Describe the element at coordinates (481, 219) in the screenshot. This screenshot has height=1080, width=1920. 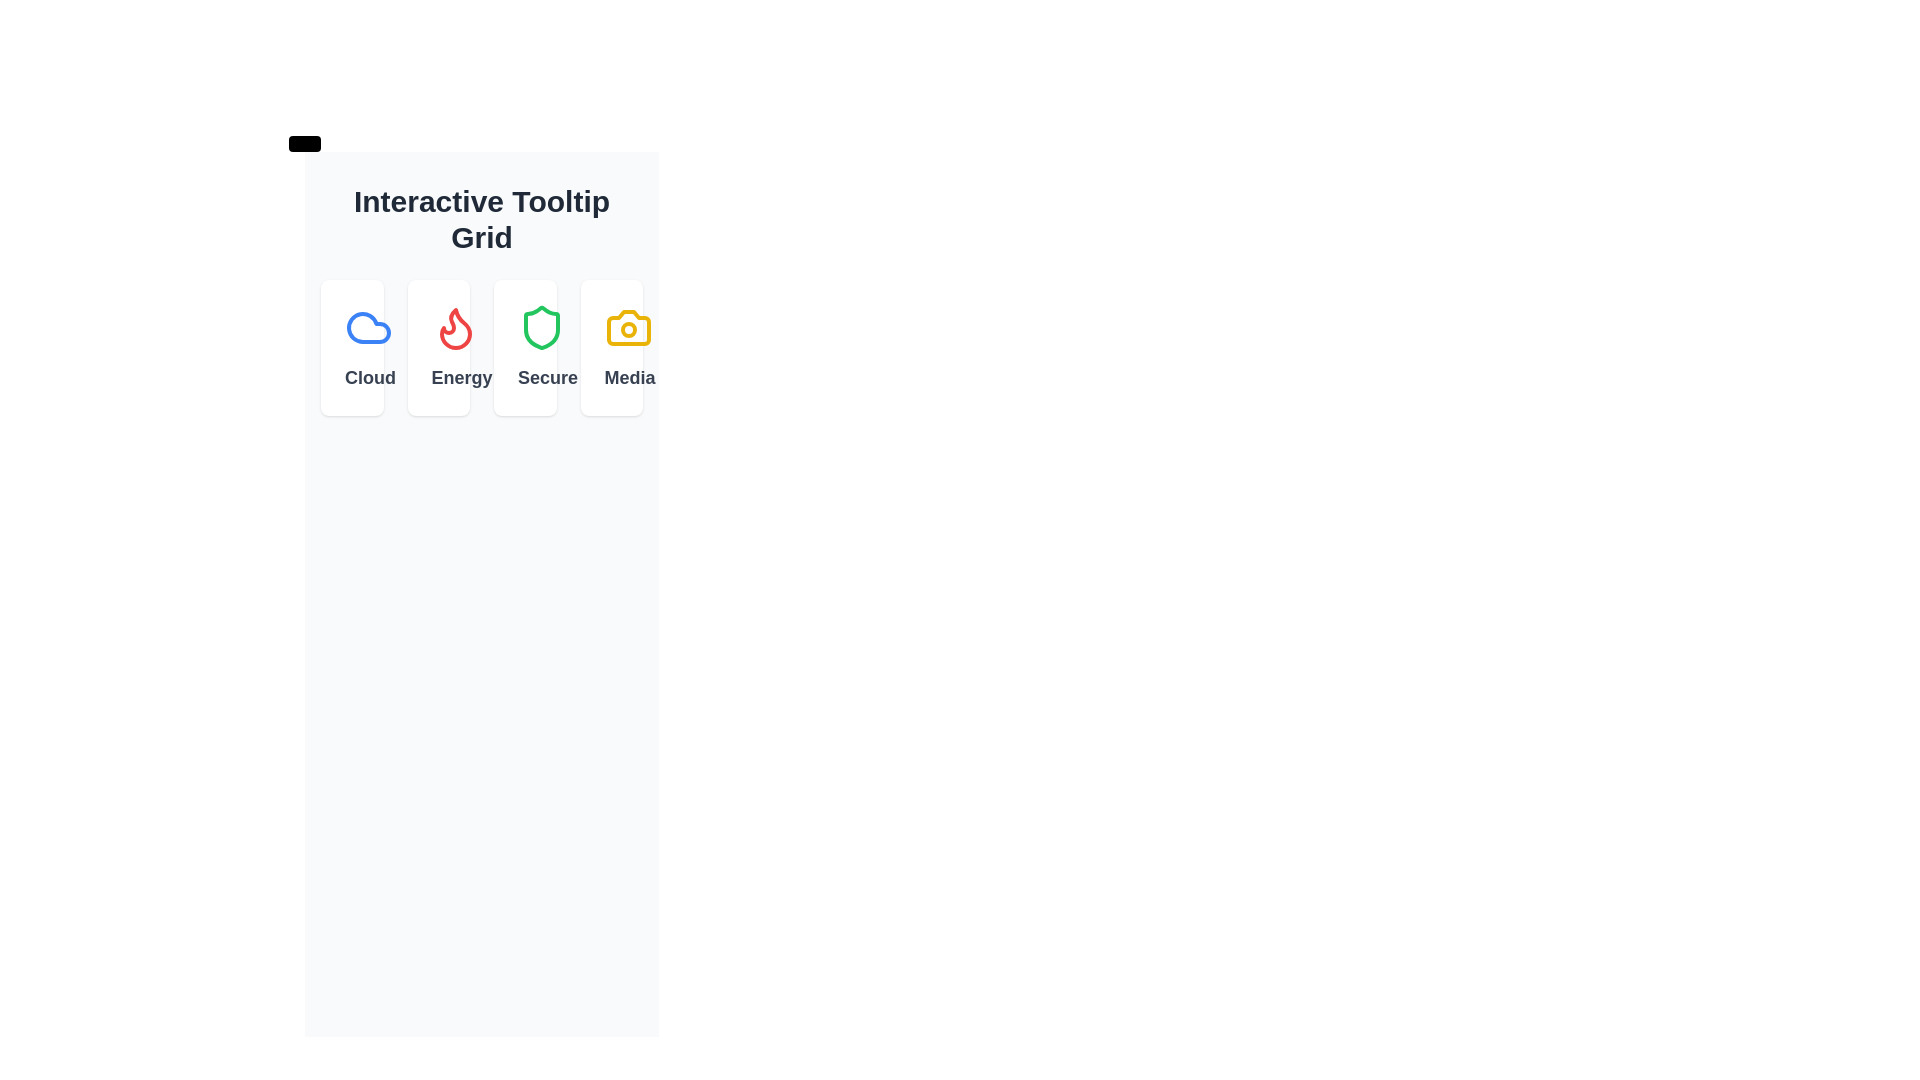
I see `on the bold title text element reading 'Interactive Tooltip Grid'` at that location.